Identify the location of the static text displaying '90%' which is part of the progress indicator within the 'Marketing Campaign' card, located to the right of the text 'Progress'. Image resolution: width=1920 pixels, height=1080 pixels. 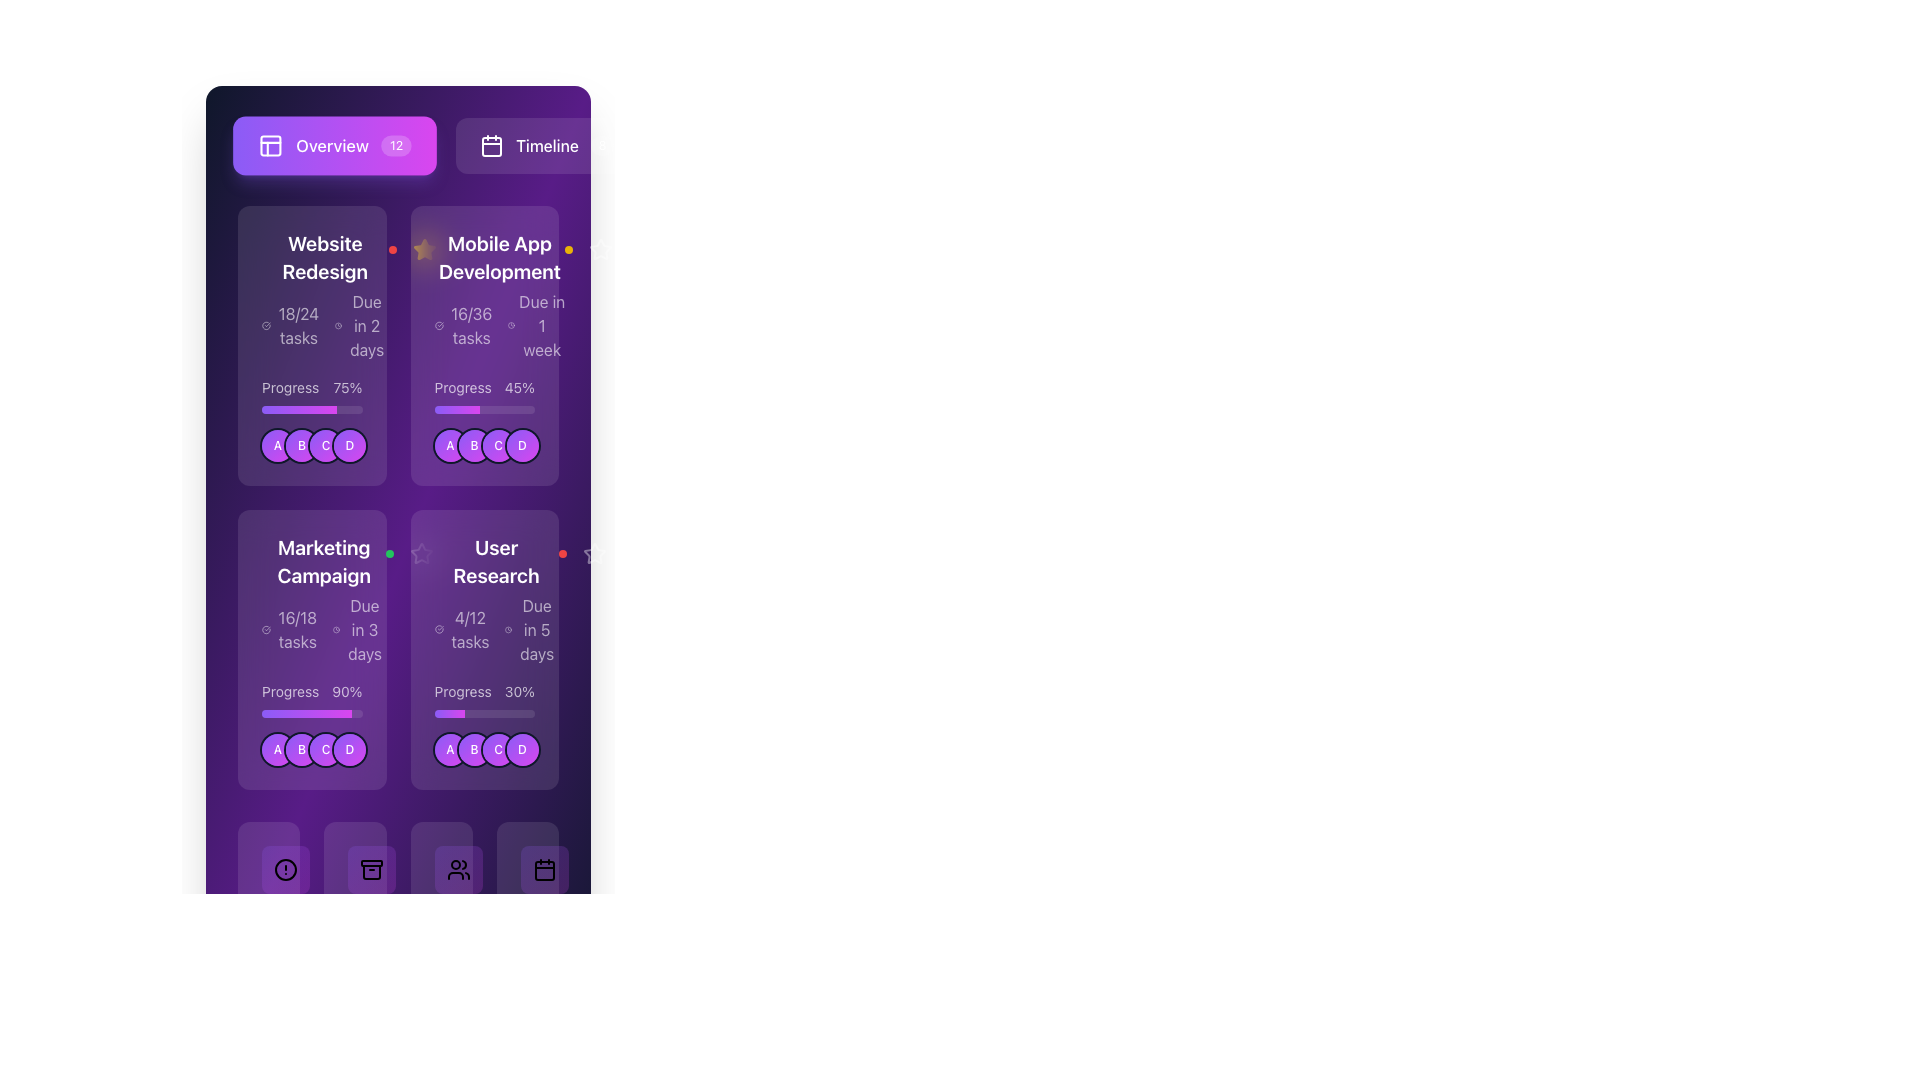
(347, 690).